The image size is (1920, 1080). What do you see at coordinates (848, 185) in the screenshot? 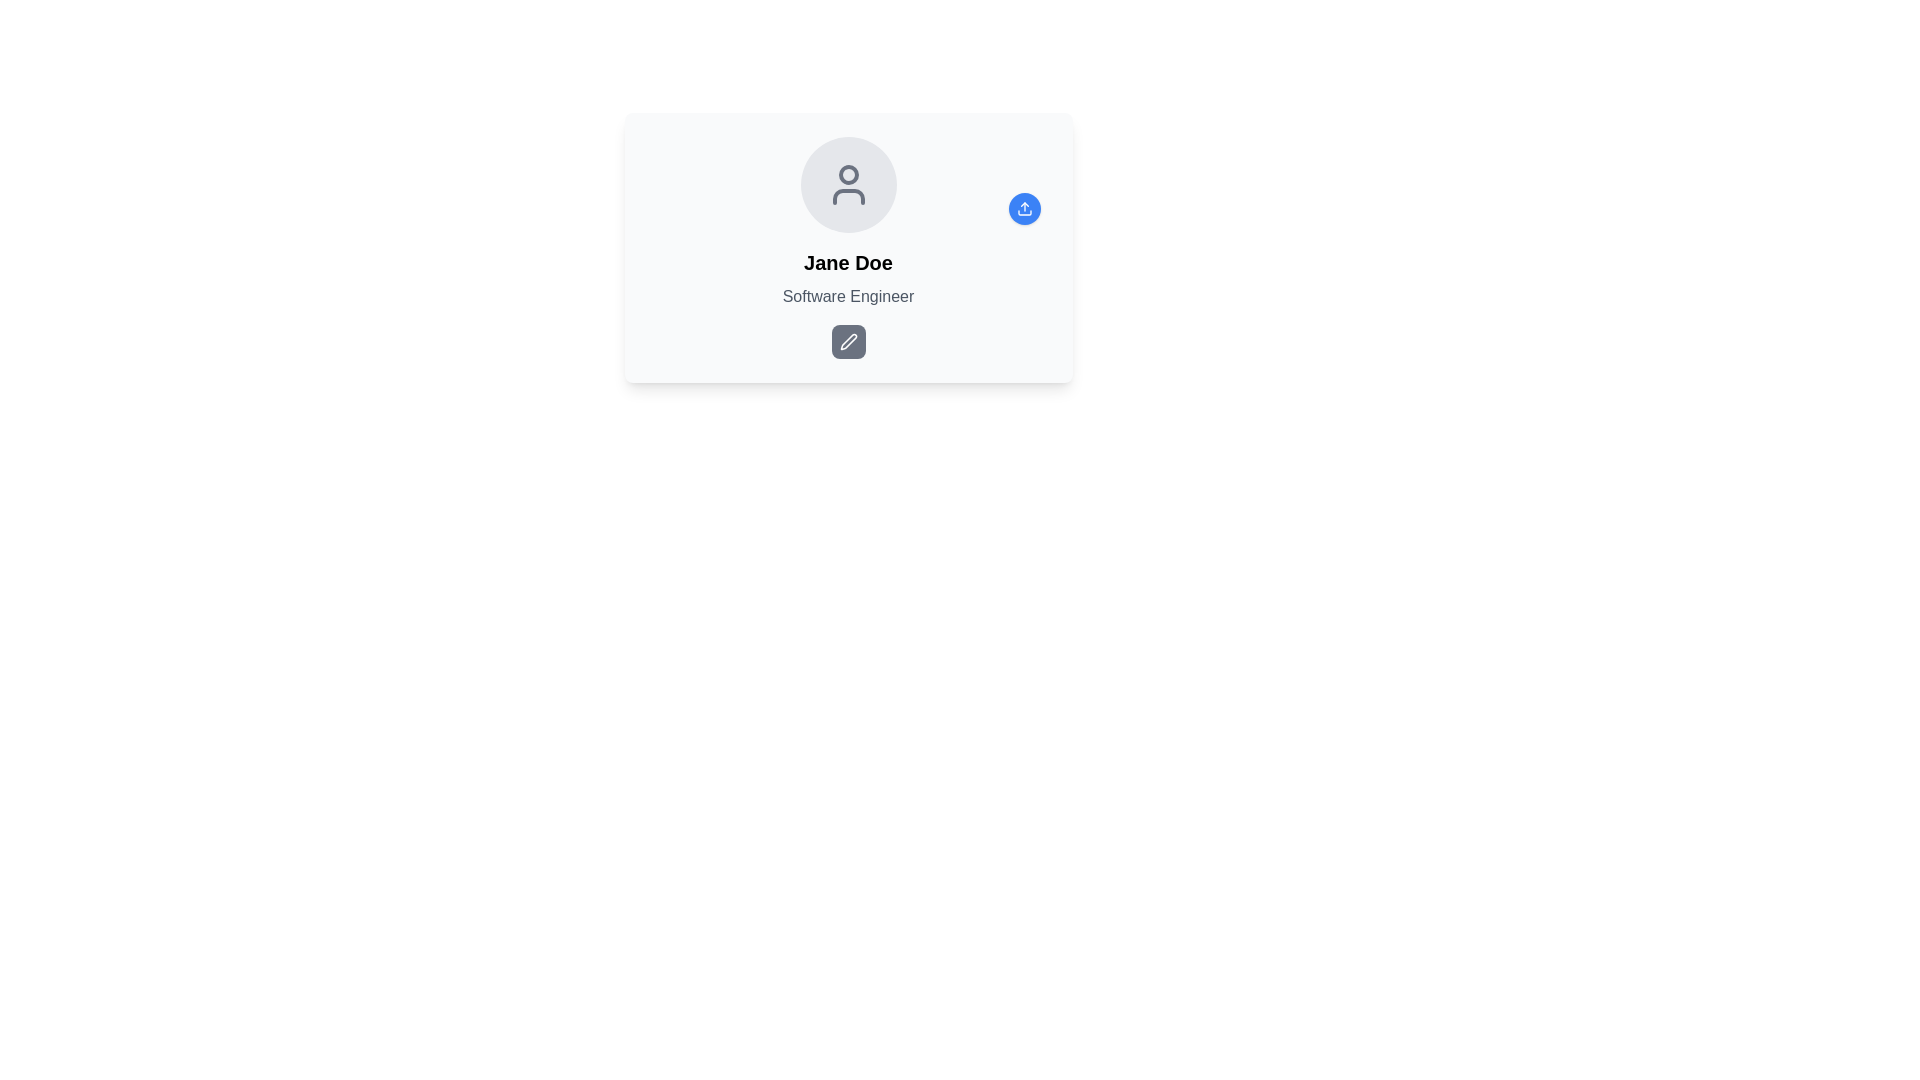
I see `the circular profile placeholder icon with a light gray background and dark gray outline, located above the text 'Jane Doe' and to the left of the blue upload button` at bounding box center [848, 185].